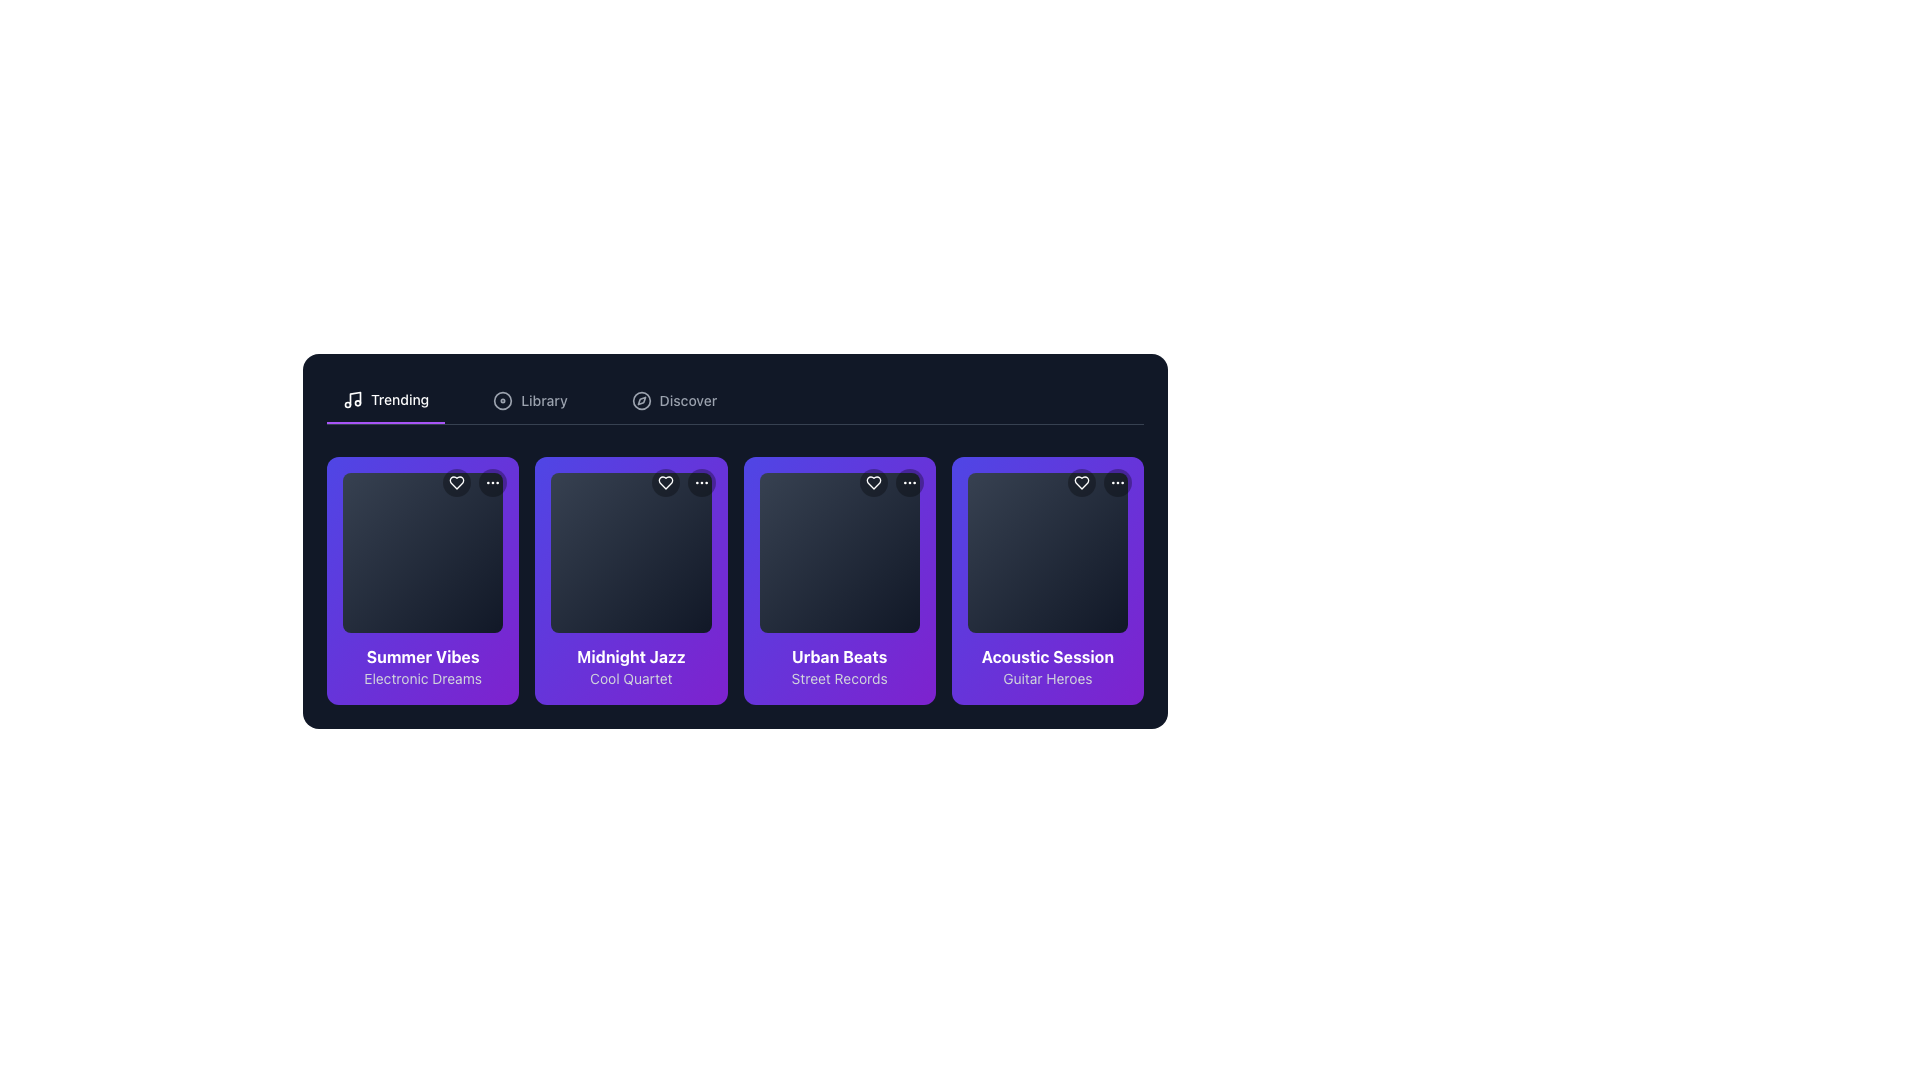  Describe the element at coordinates (873, 482) in the screenshot. I see `the heart-shaped icon located in the upper-right corner of the 'Urban Beats' card` at that location.